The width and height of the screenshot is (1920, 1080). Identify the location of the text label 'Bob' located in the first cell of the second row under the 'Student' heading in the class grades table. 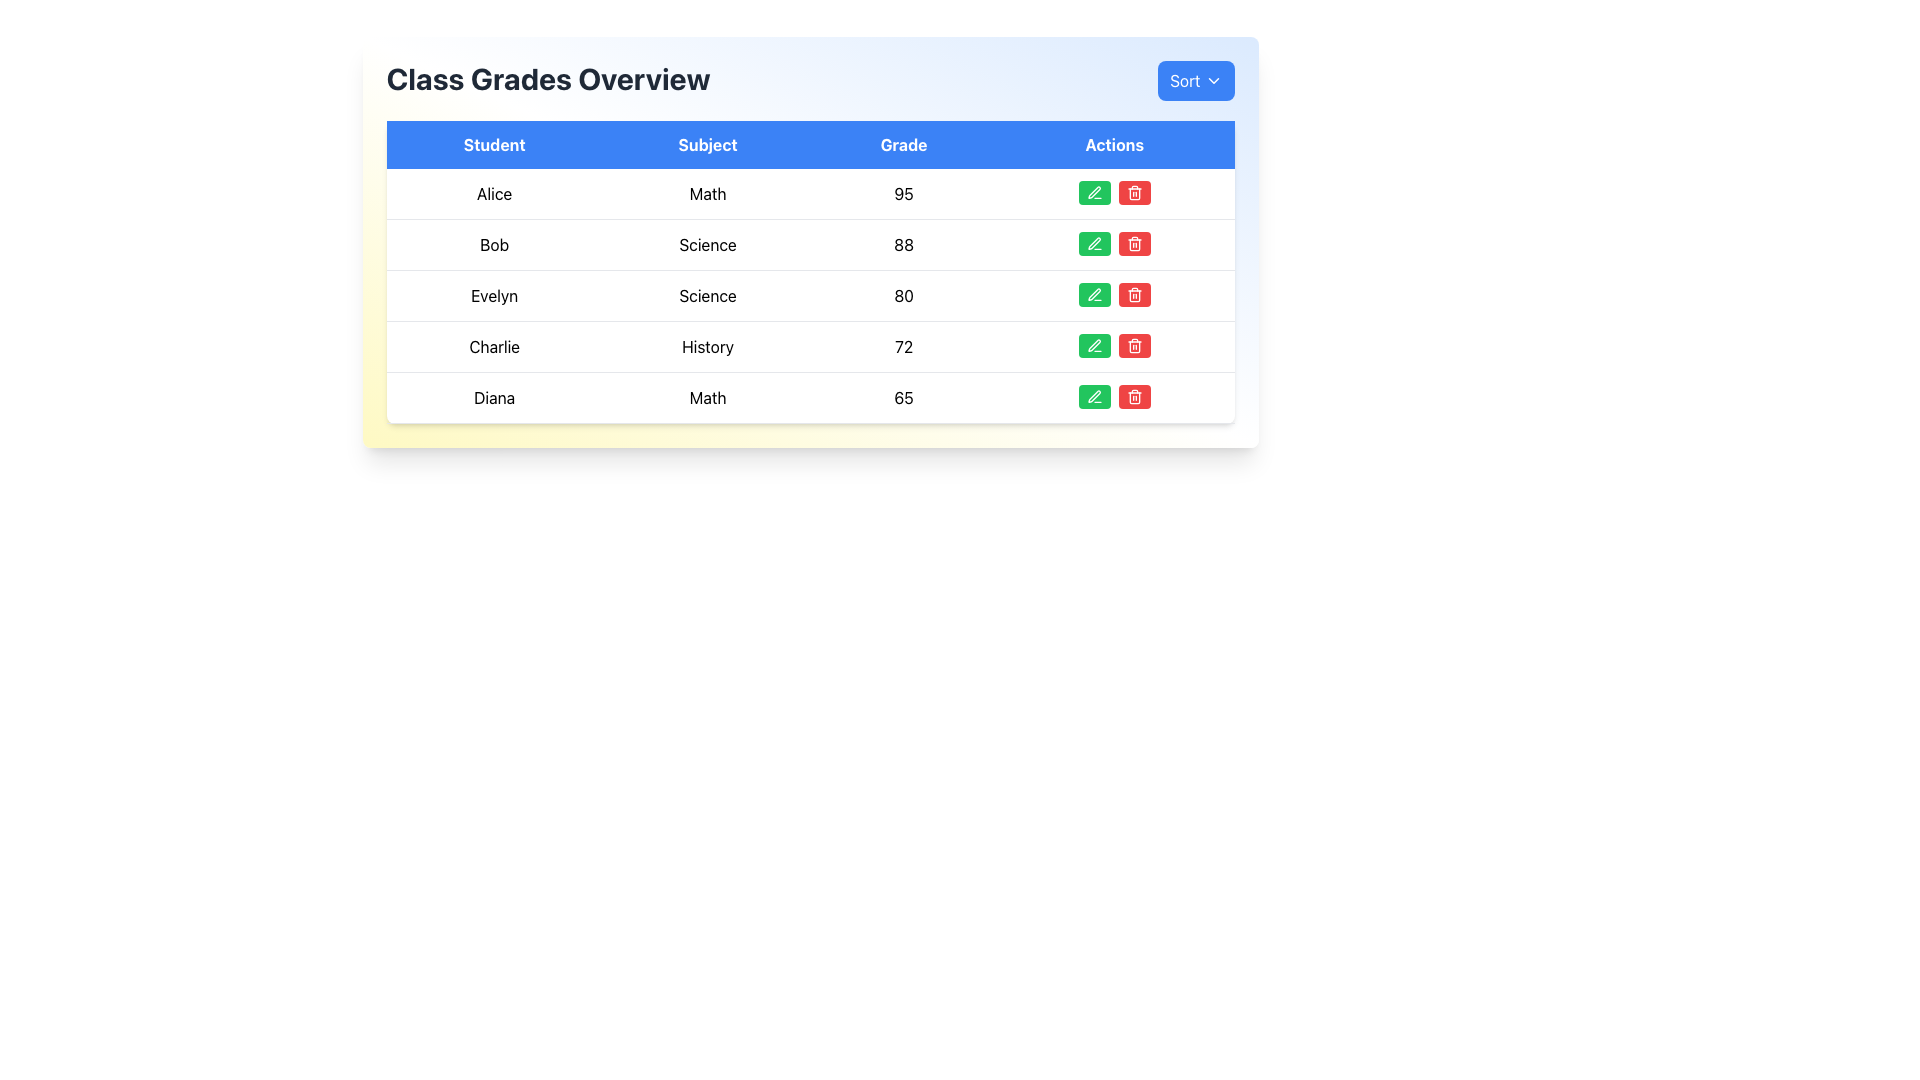
(494, 244).